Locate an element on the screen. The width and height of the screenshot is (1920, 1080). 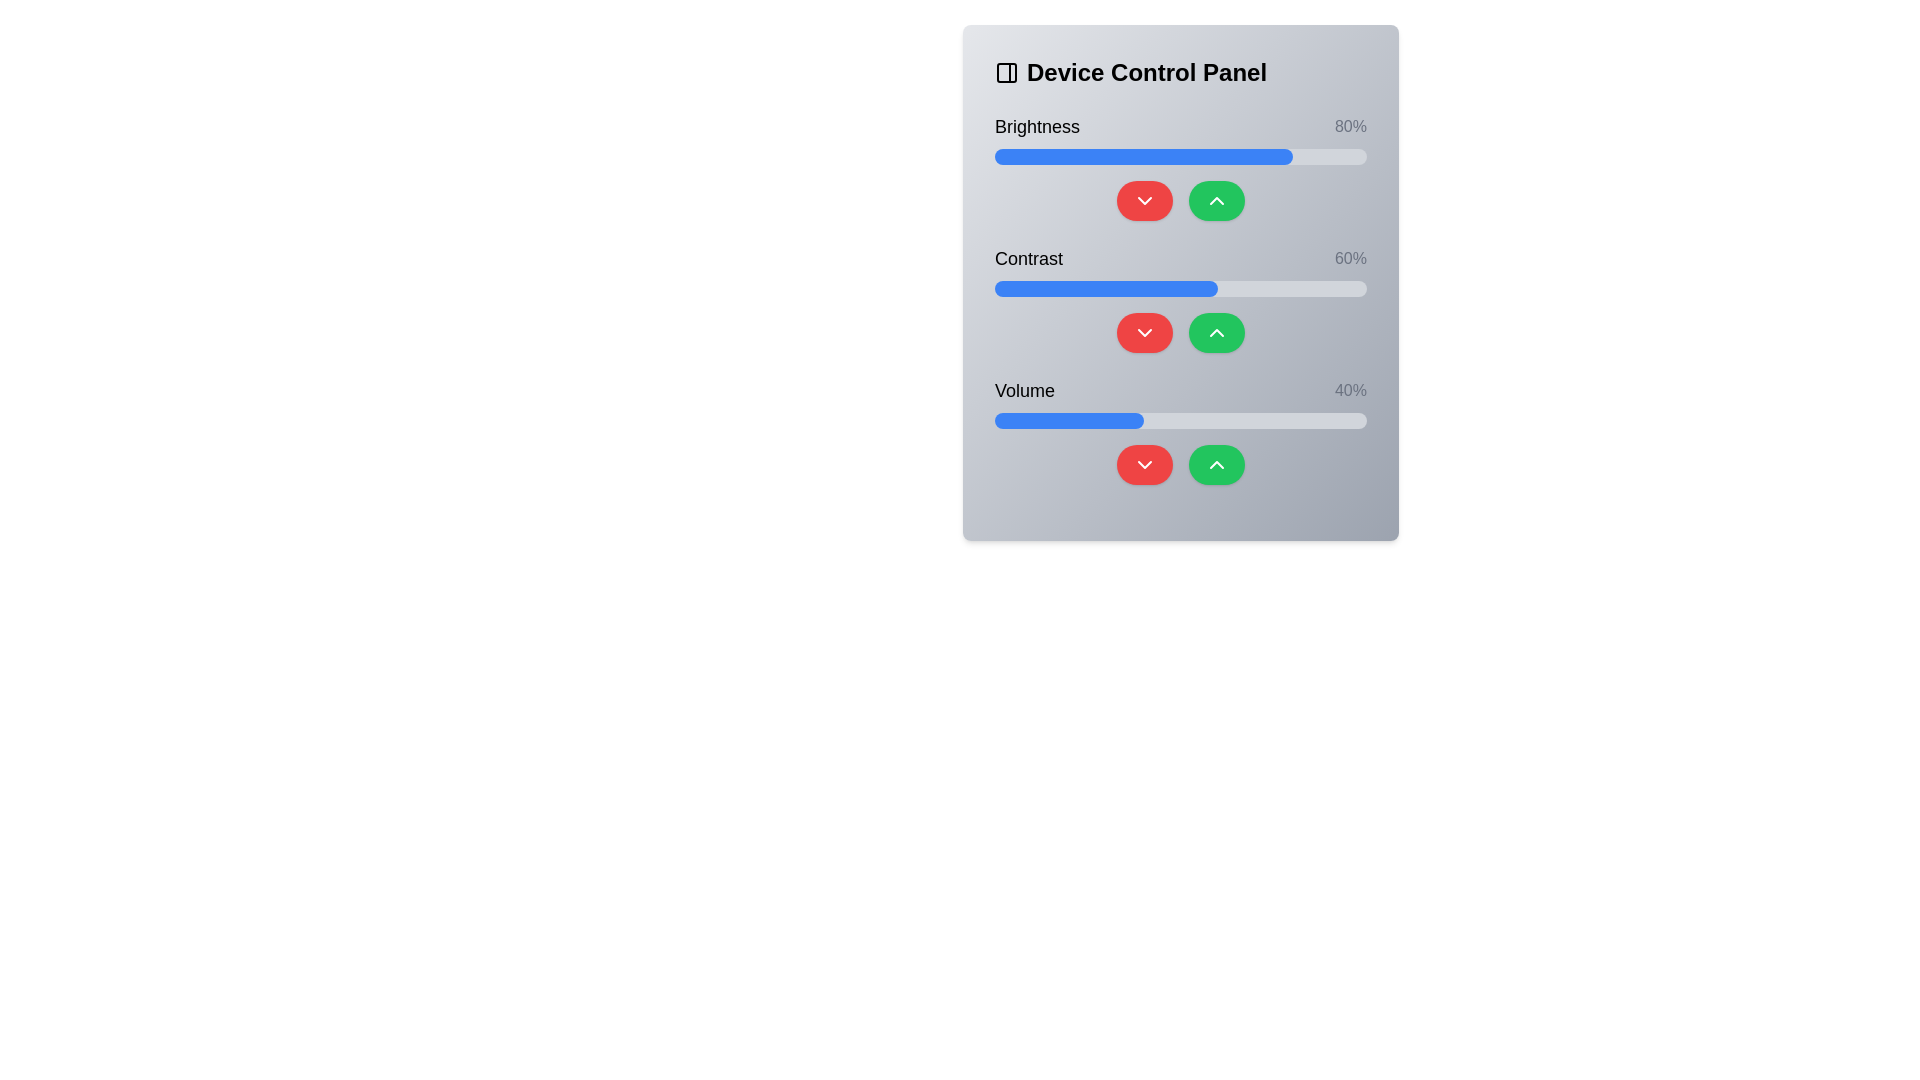
the red button with rounded corners and a downward-pointing chevron icon to decrement the value is located at coordinates (1145, 331).